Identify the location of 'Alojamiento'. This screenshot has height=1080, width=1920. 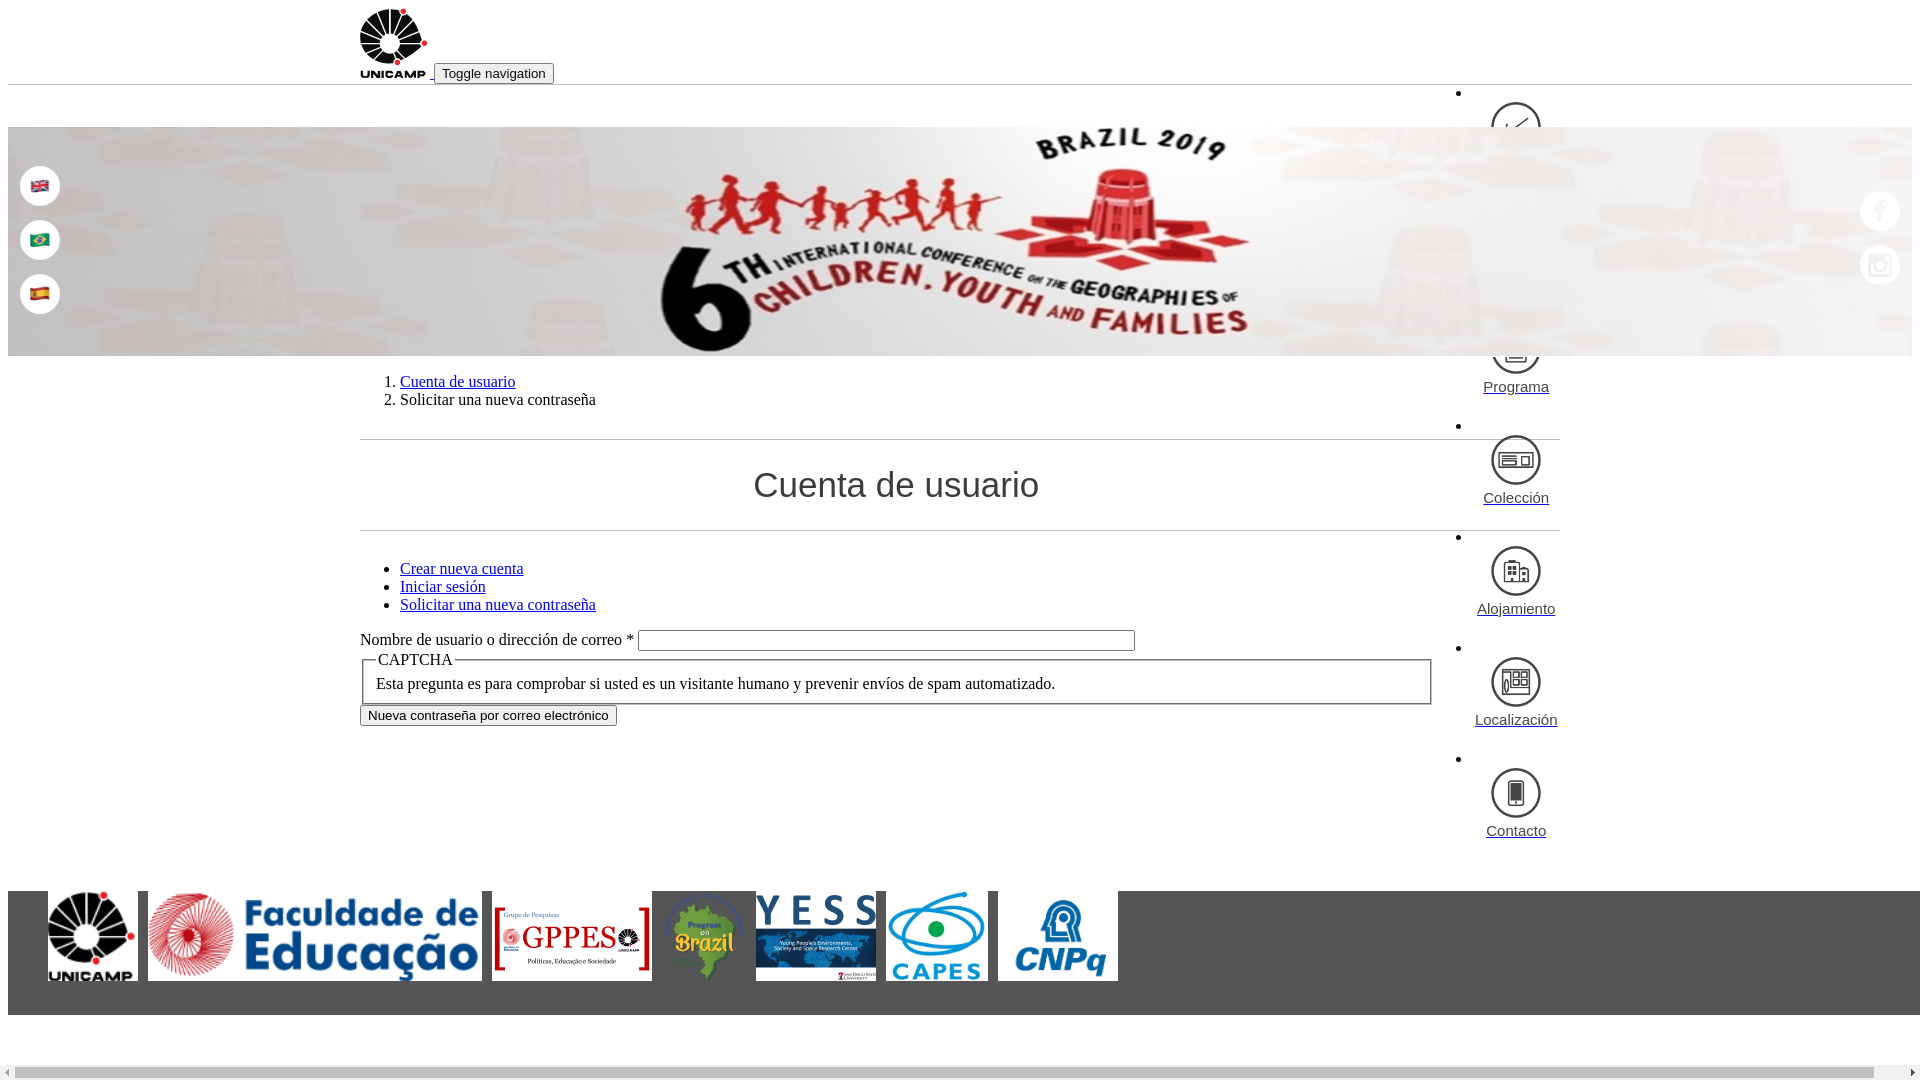
(1516, 582).